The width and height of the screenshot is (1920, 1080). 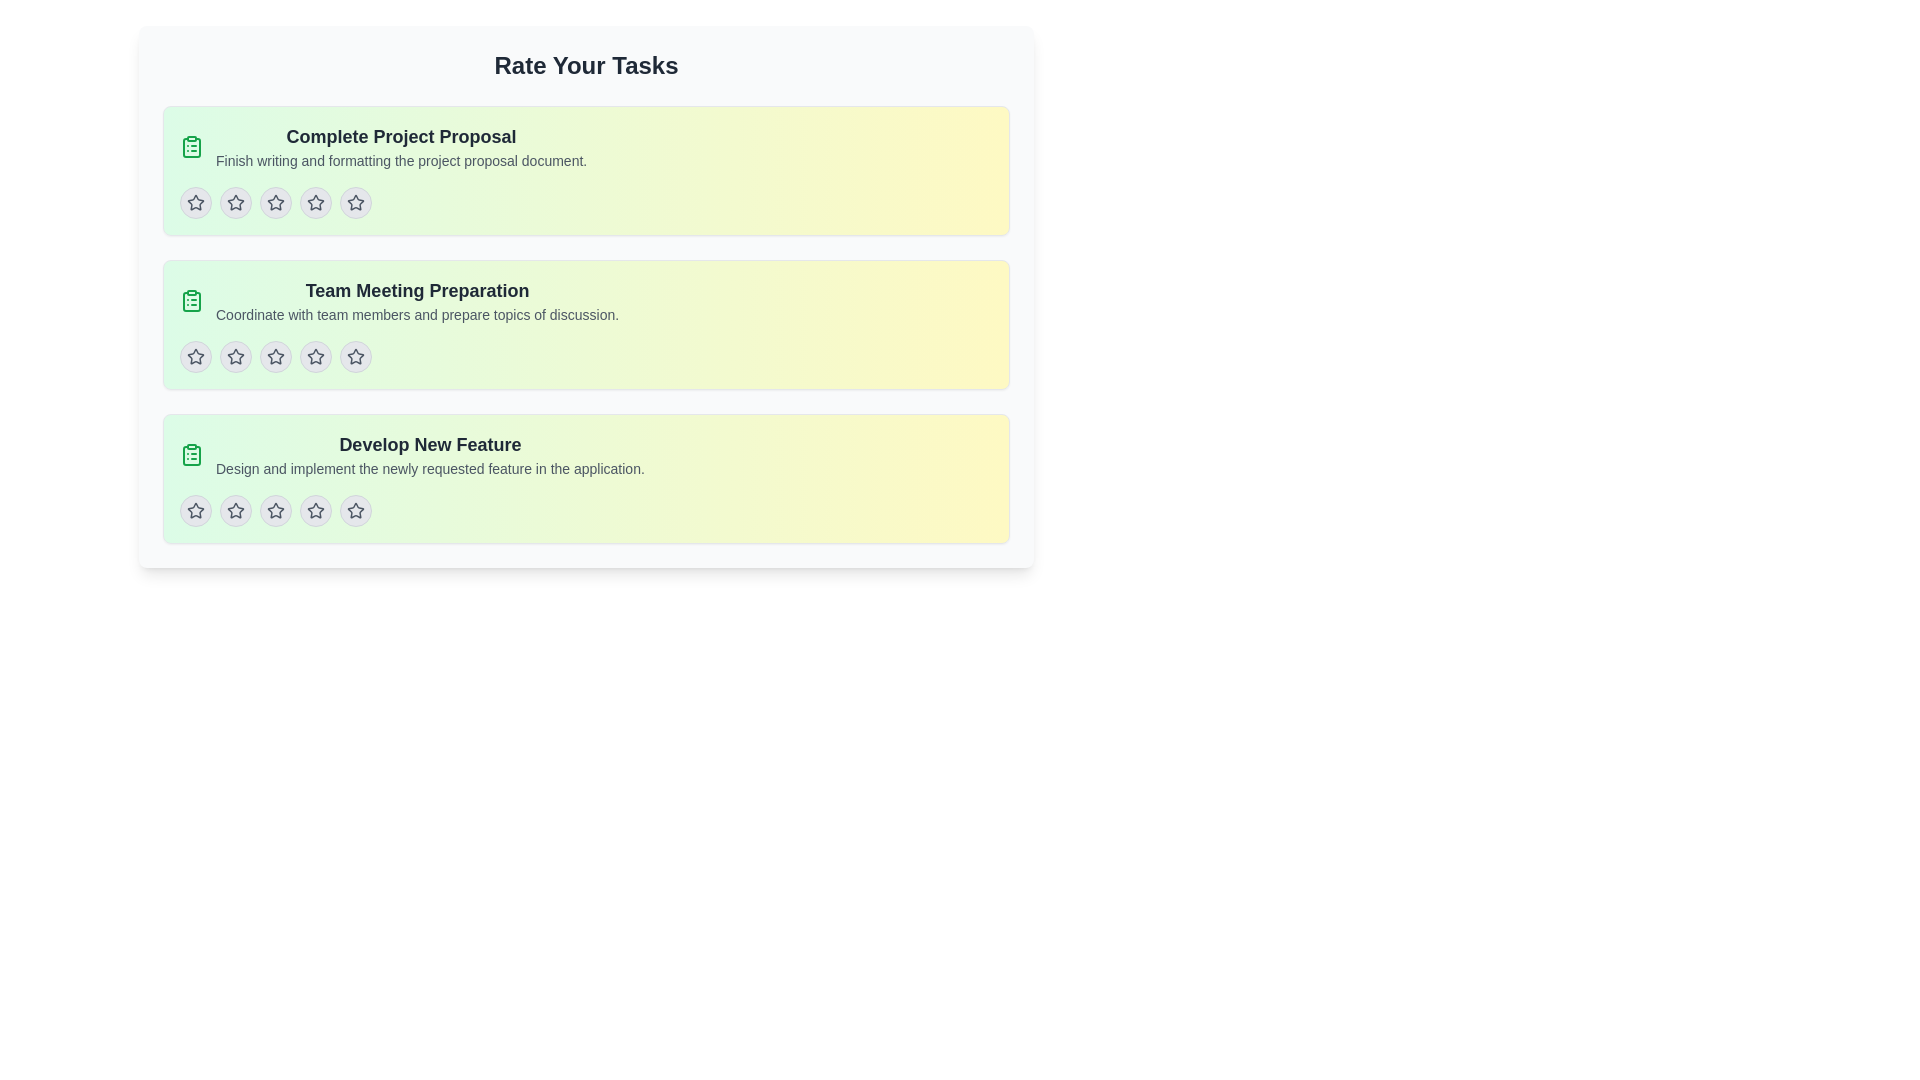 What do you see at coordinates (315, 203) in the screenshot?
I see `the fourth rating star in the task rating section under 'Complete Project Proposal'` at bounding box center [315, 203].